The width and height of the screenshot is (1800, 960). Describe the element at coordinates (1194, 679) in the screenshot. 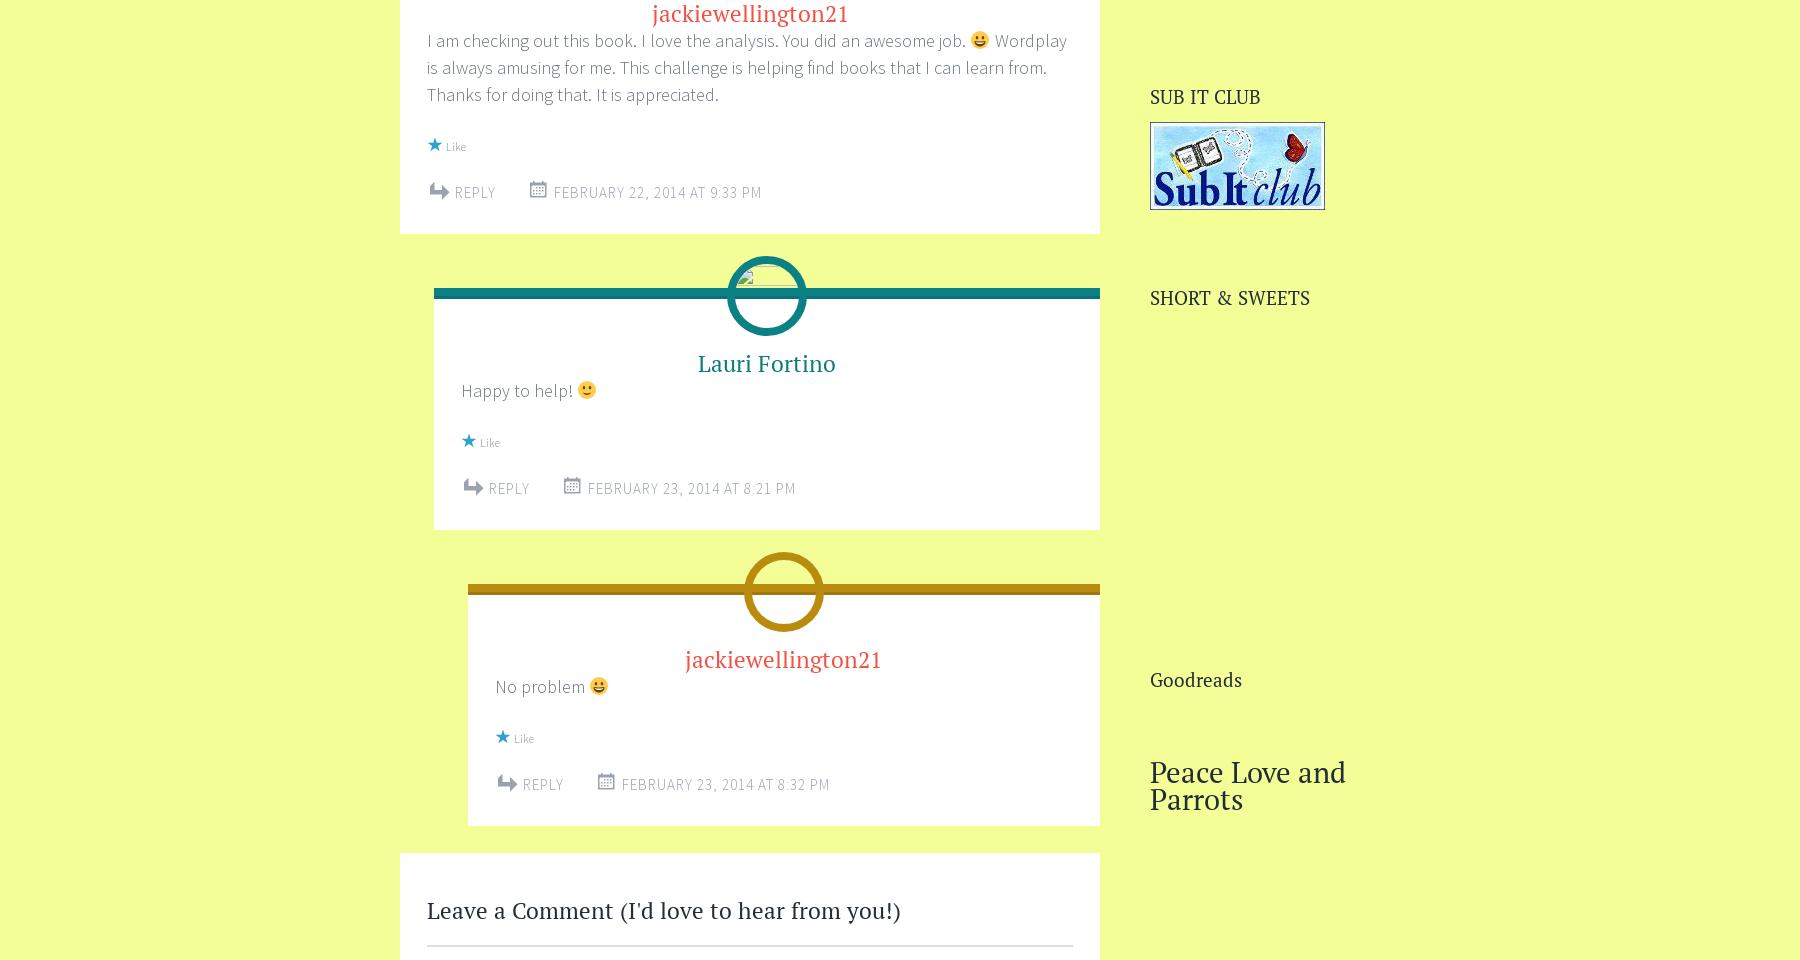

I see `'Goodreads'` at that location.